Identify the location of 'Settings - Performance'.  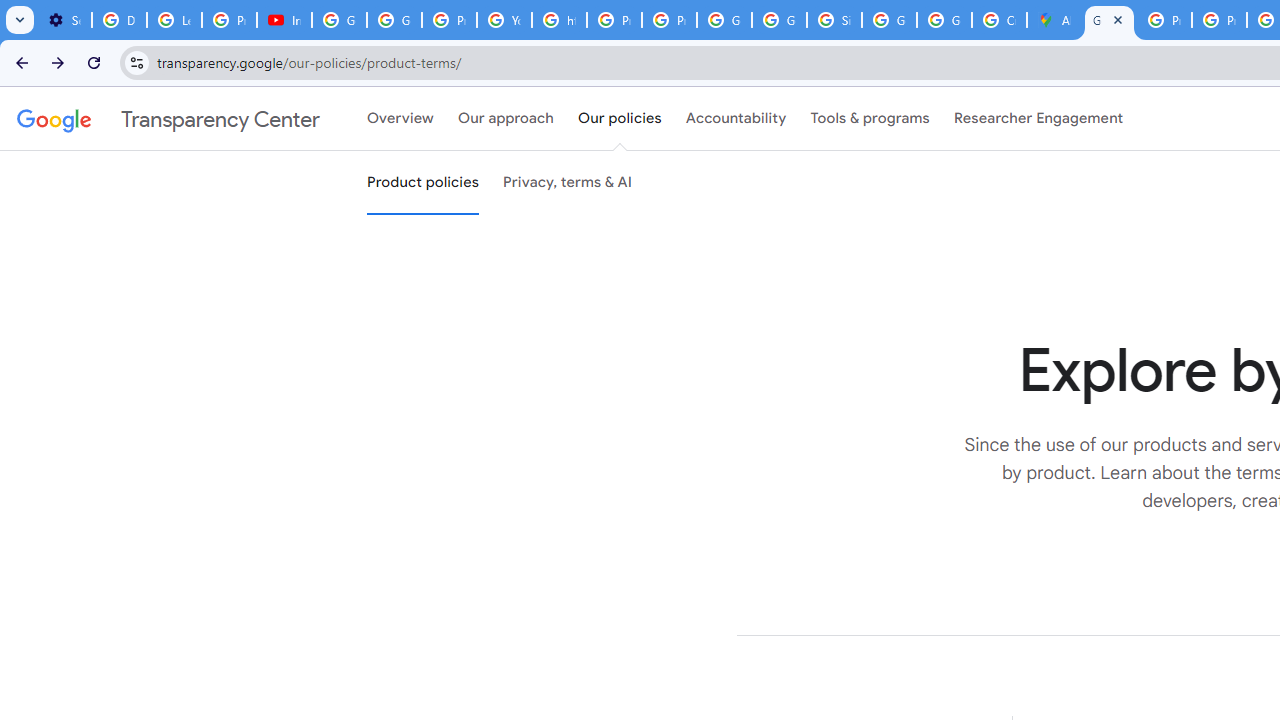
(64, 20).